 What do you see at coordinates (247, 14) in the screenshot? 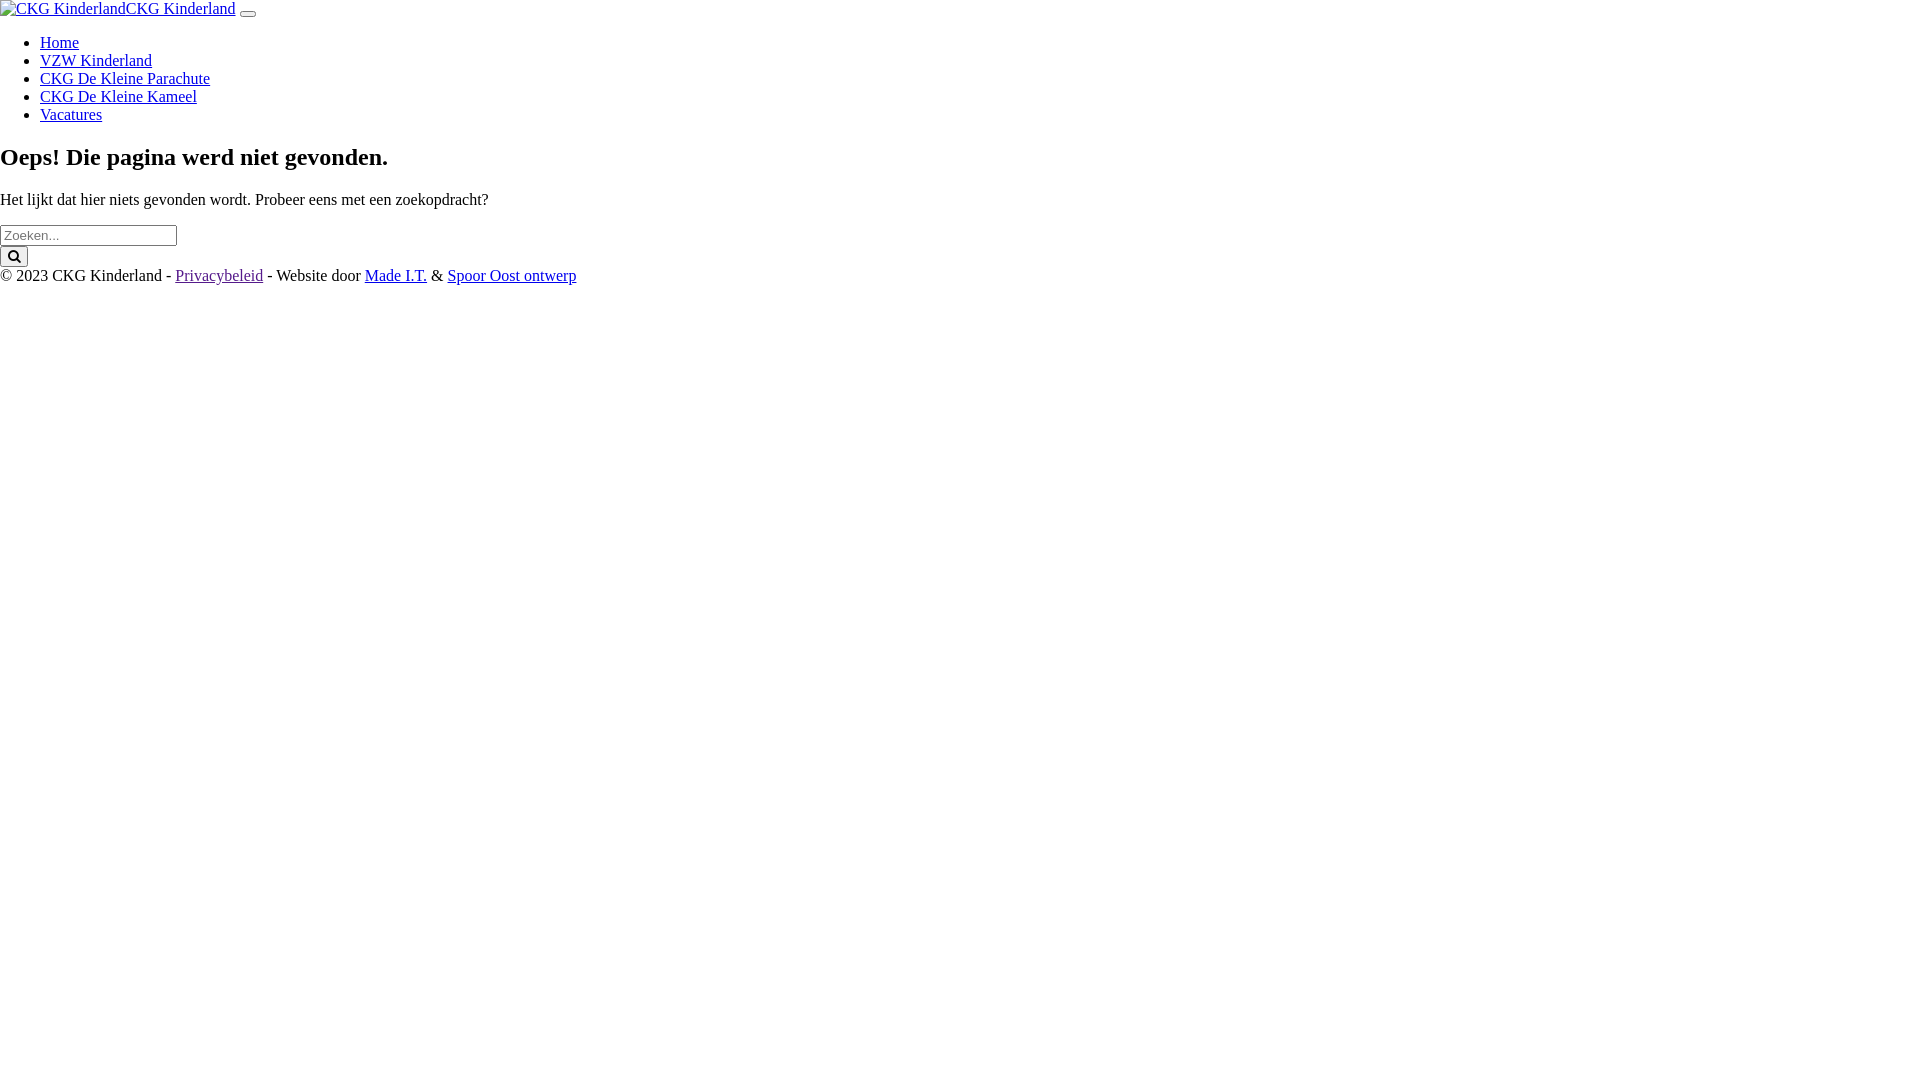
I see `'Menu'` at bounding box center [247, 14].